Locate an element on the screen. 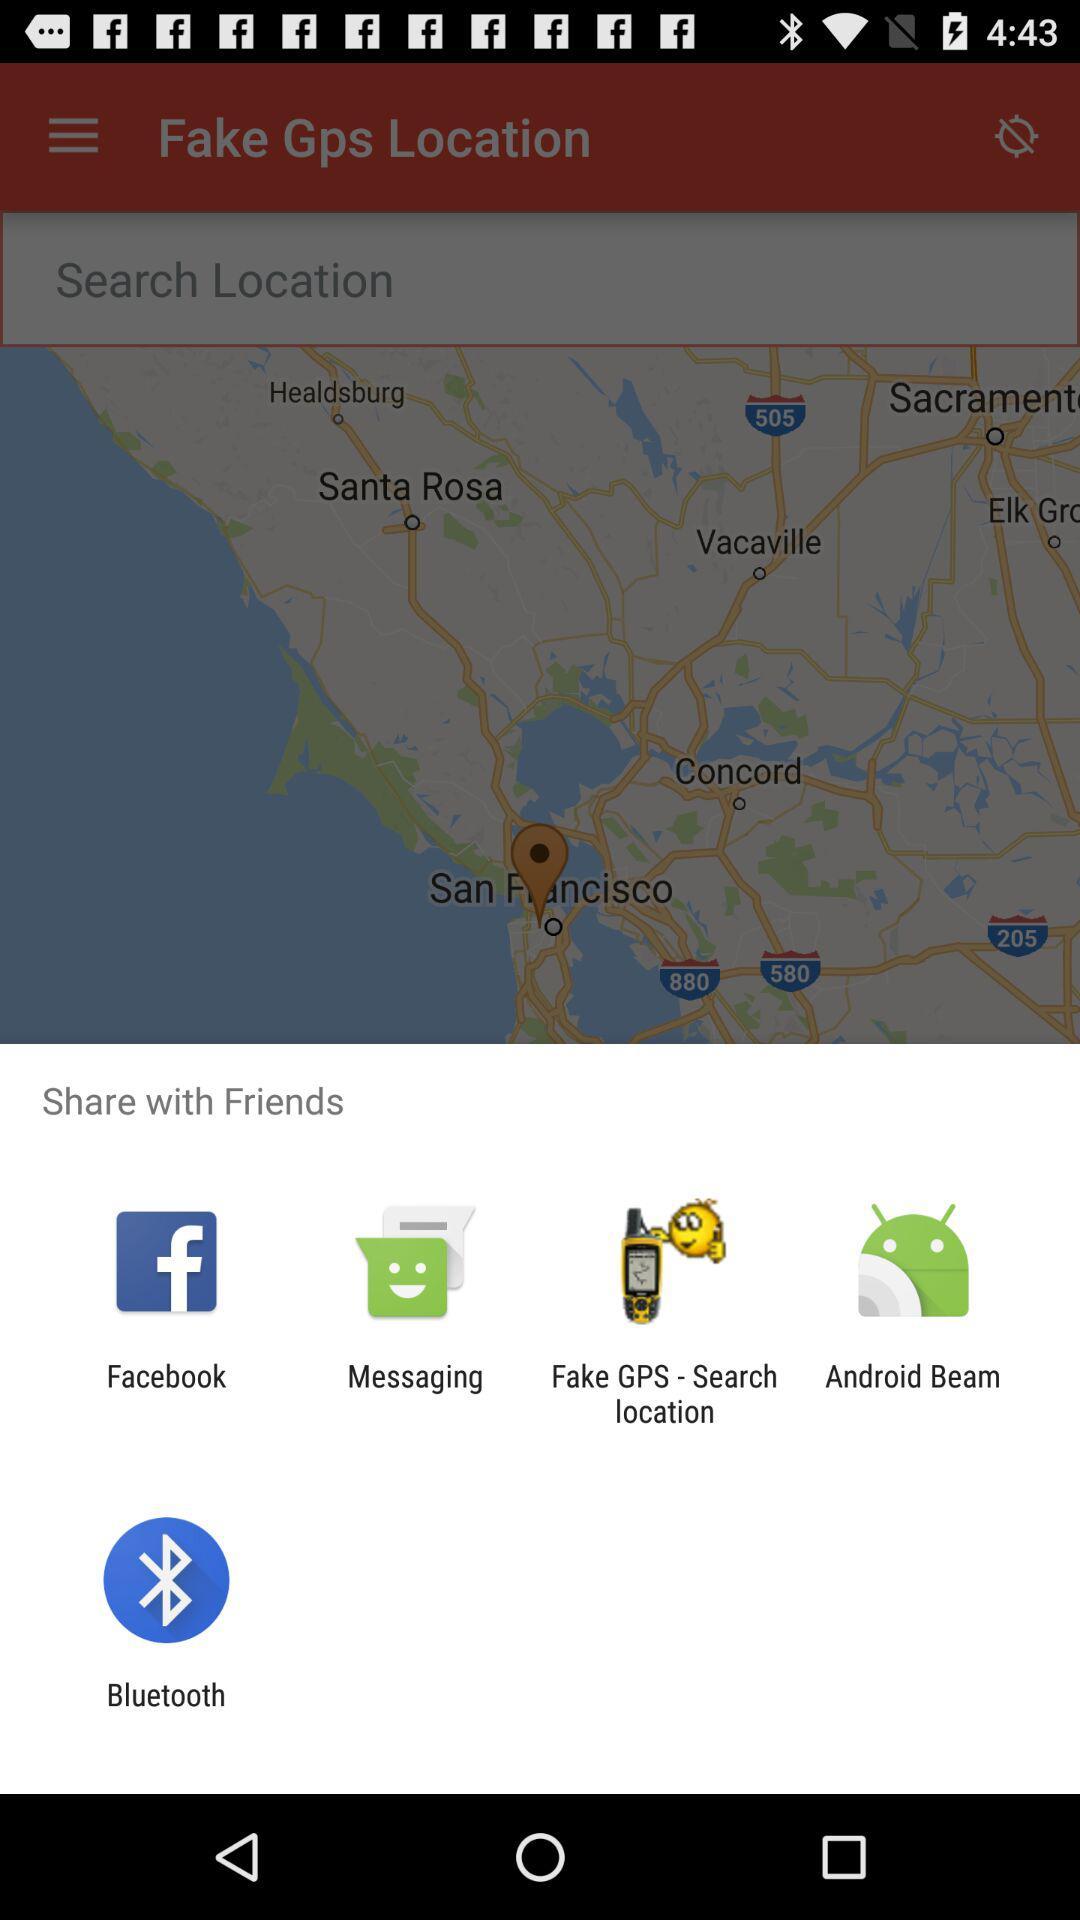 Image resolution: width=1080 pixels, height=1920 pixels. app next to the android beam app is located at coordinates (664, 1392).